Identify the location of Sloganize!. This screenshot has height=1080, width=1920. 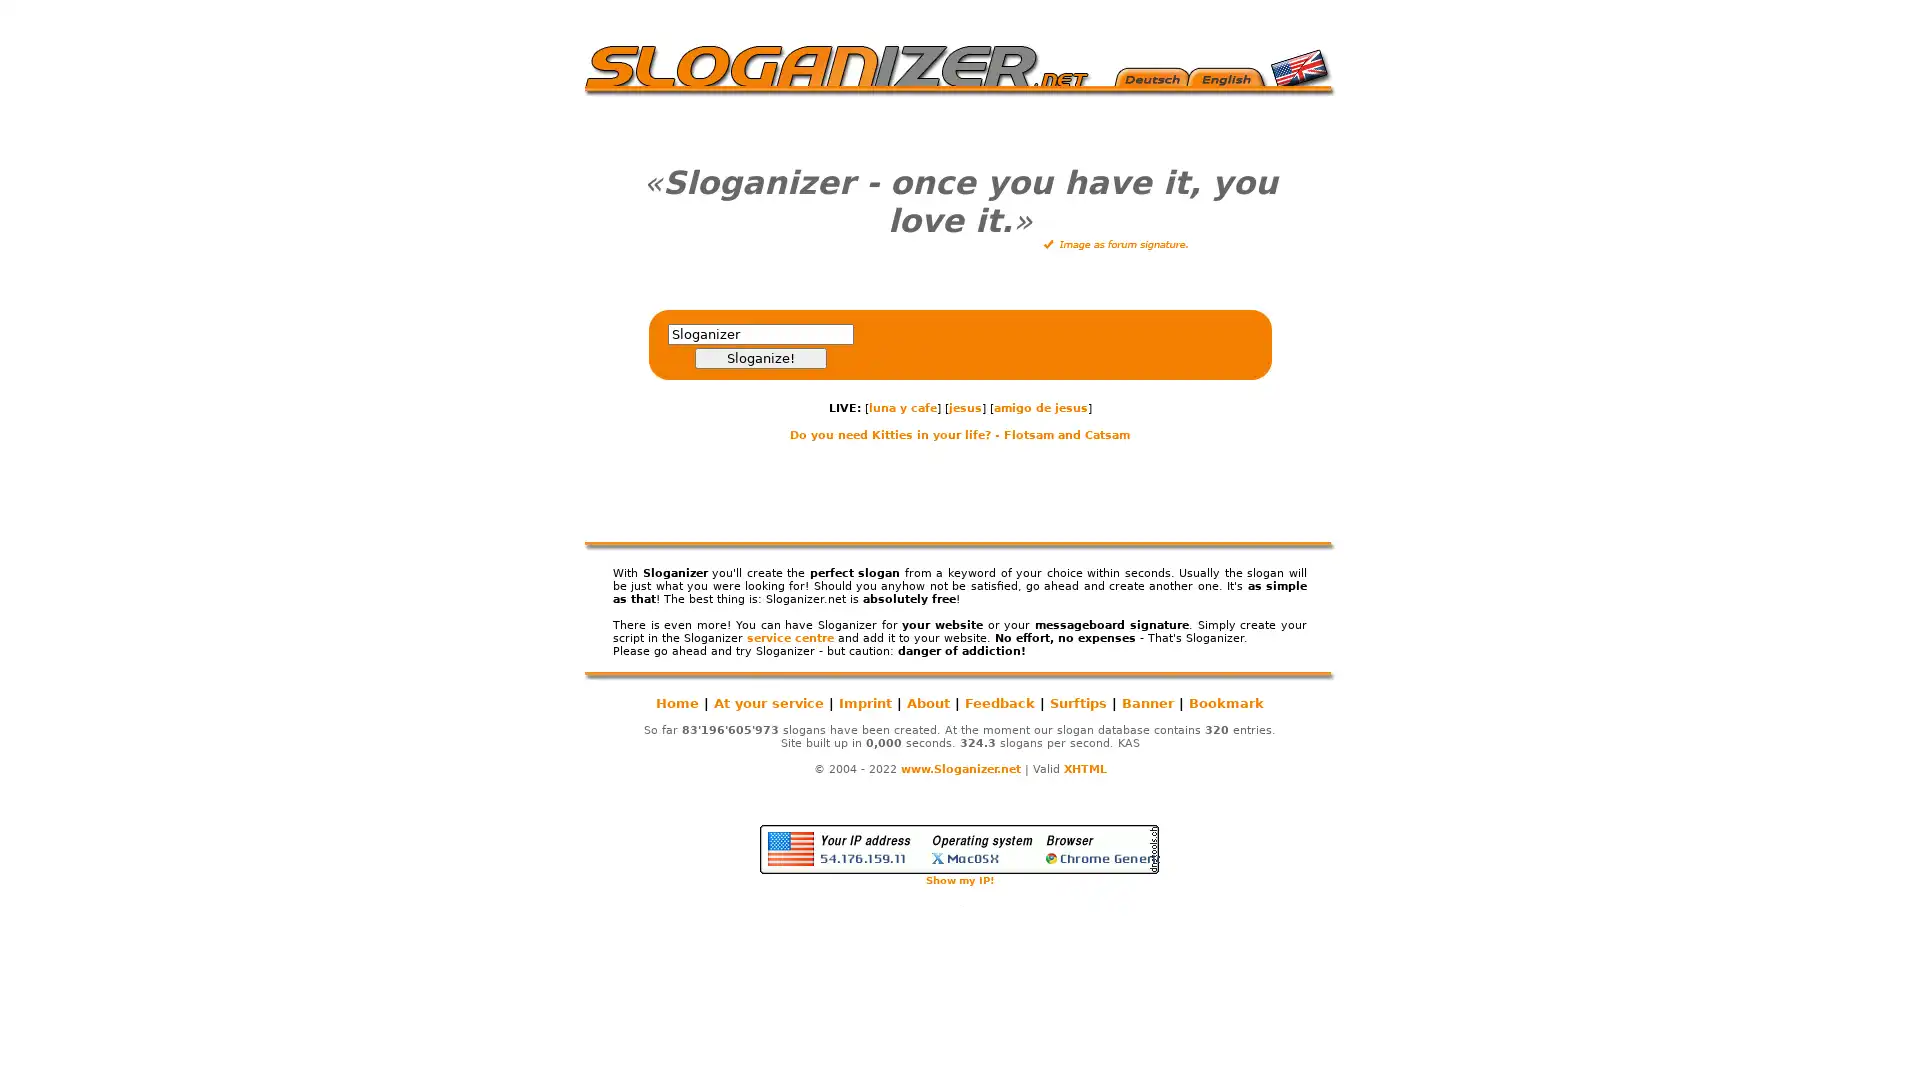
(758, 357).